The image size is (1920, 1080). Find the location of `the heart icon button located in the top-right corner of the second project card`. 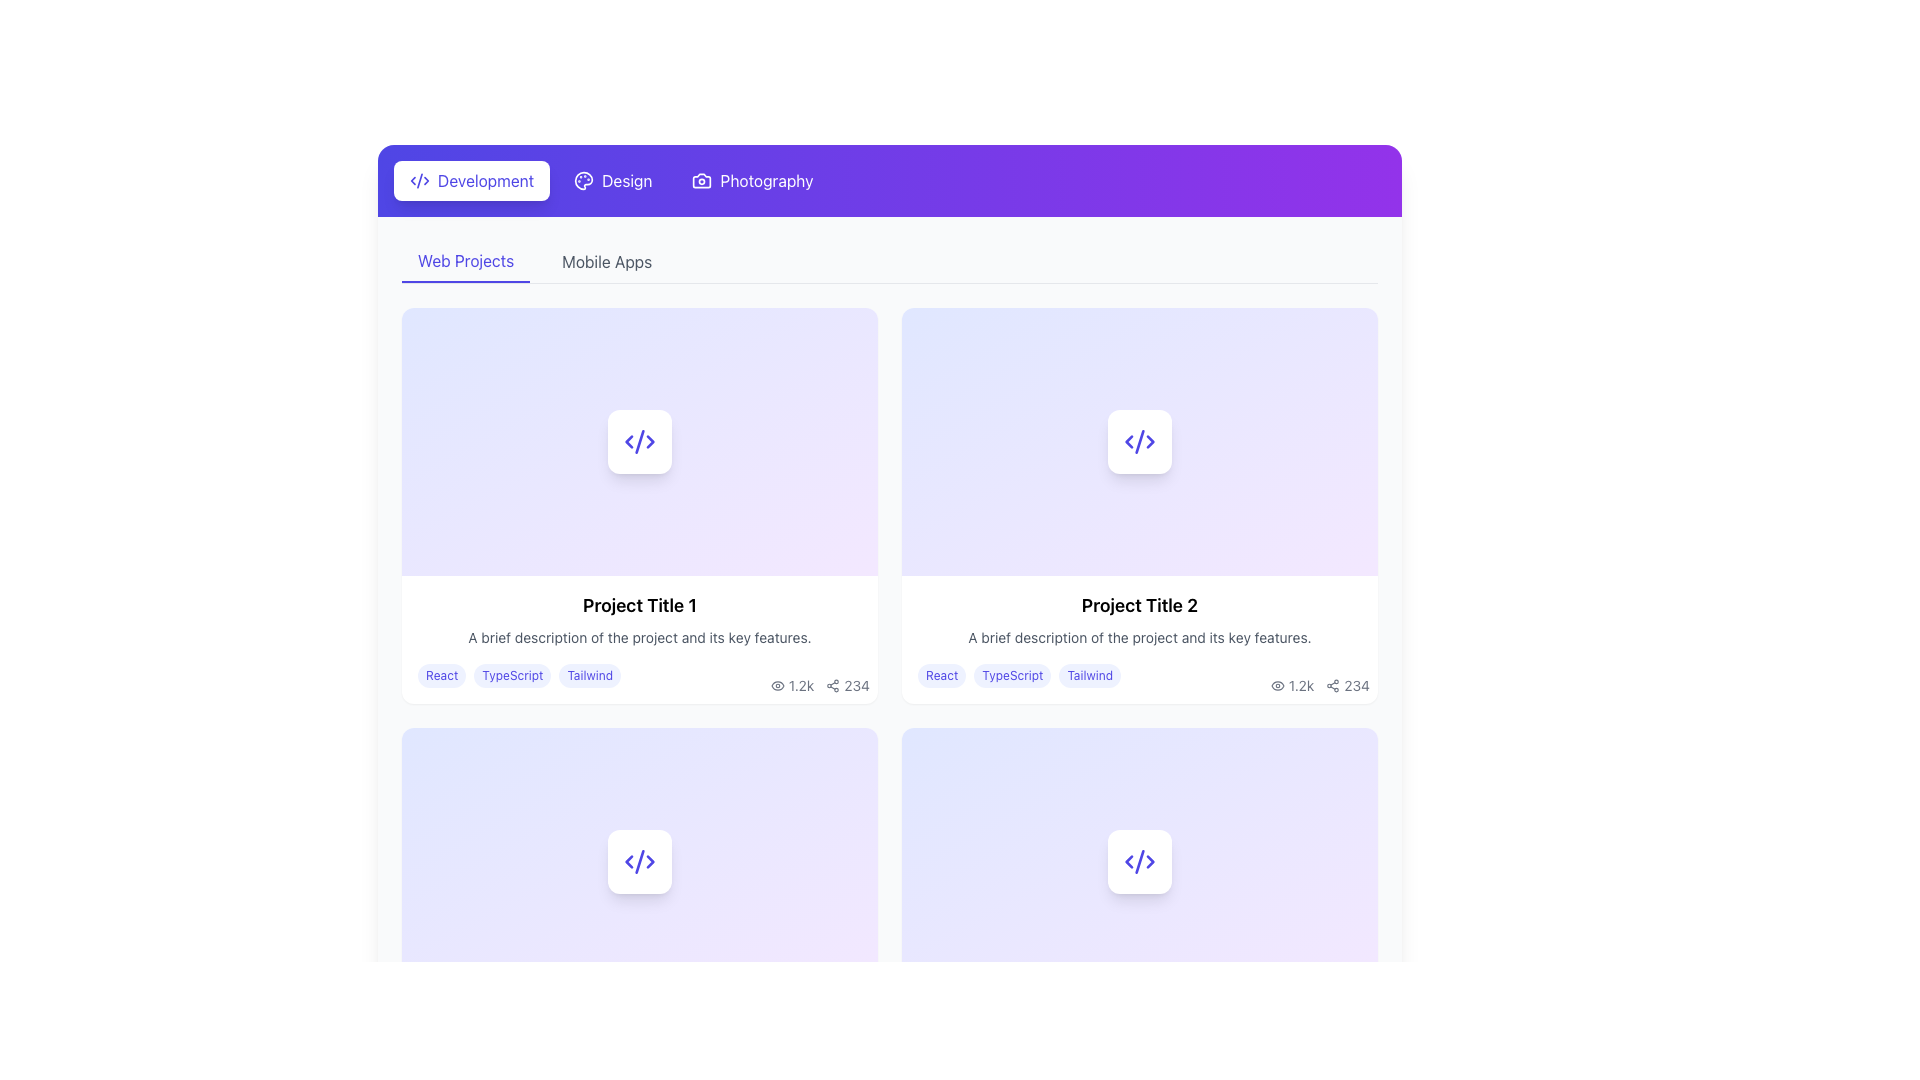

the heart icon button located in the top-right corner of the second project card is located at coordinates (1353, 330).